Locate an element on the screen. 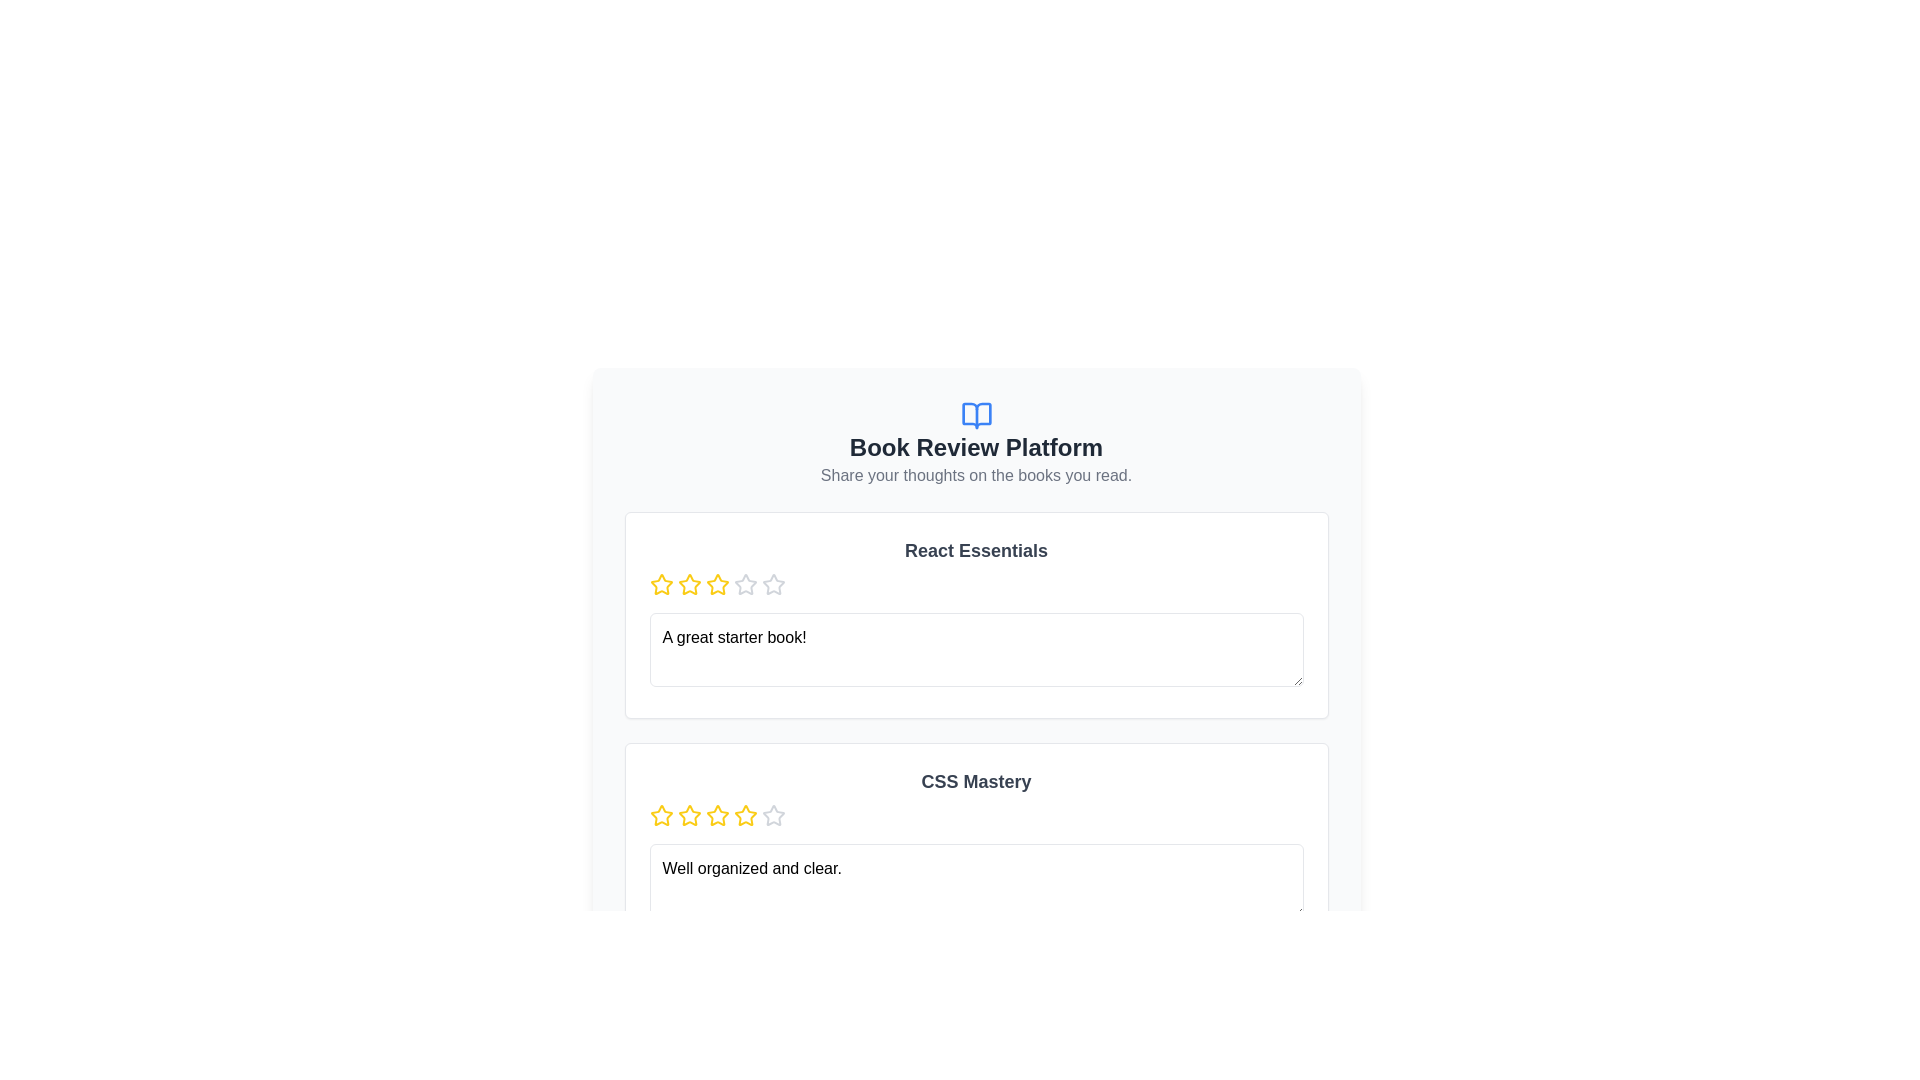 This screenshot has width=1920, height=1080. the third yellow star icon in the rating system below the title 'React Essentials' is located at coordinates (717, 585).